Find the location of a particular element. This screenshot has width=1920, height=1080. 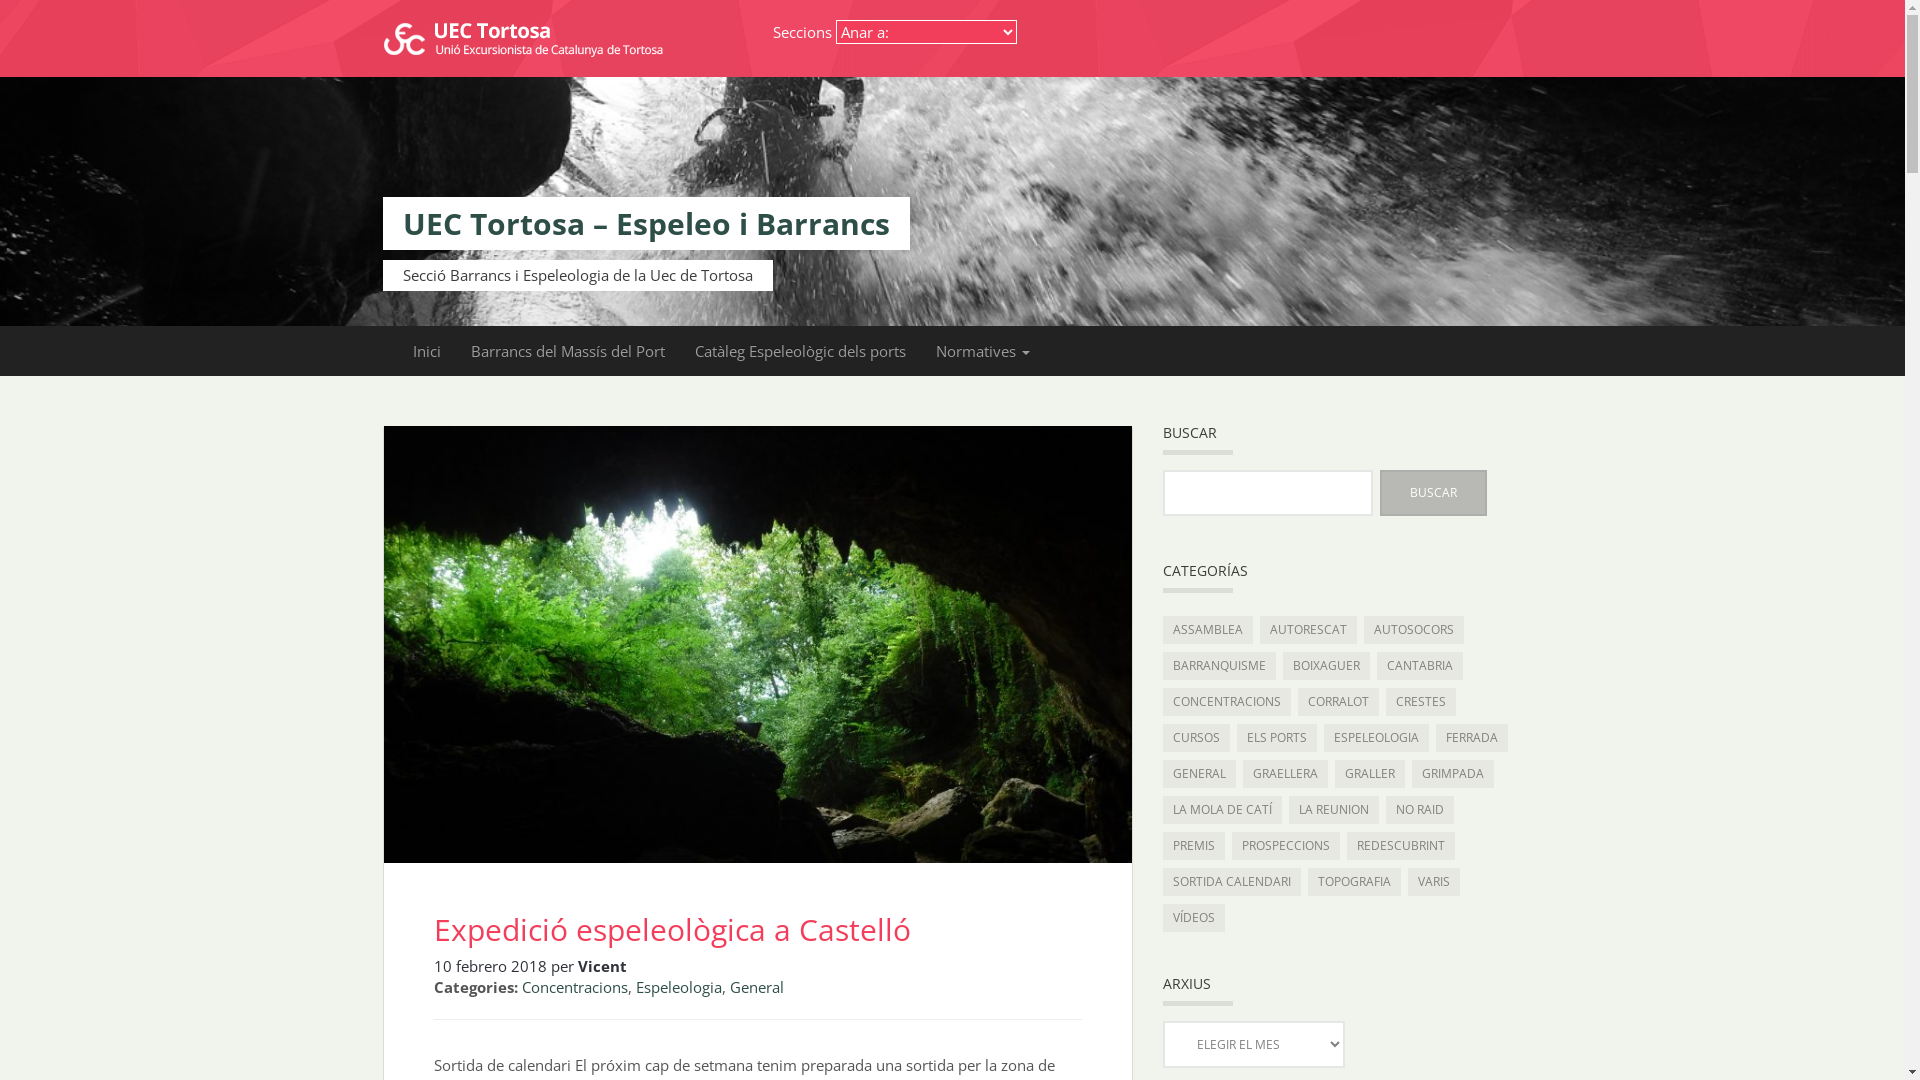

'Buscar' is located at coordinates (1432, 492).